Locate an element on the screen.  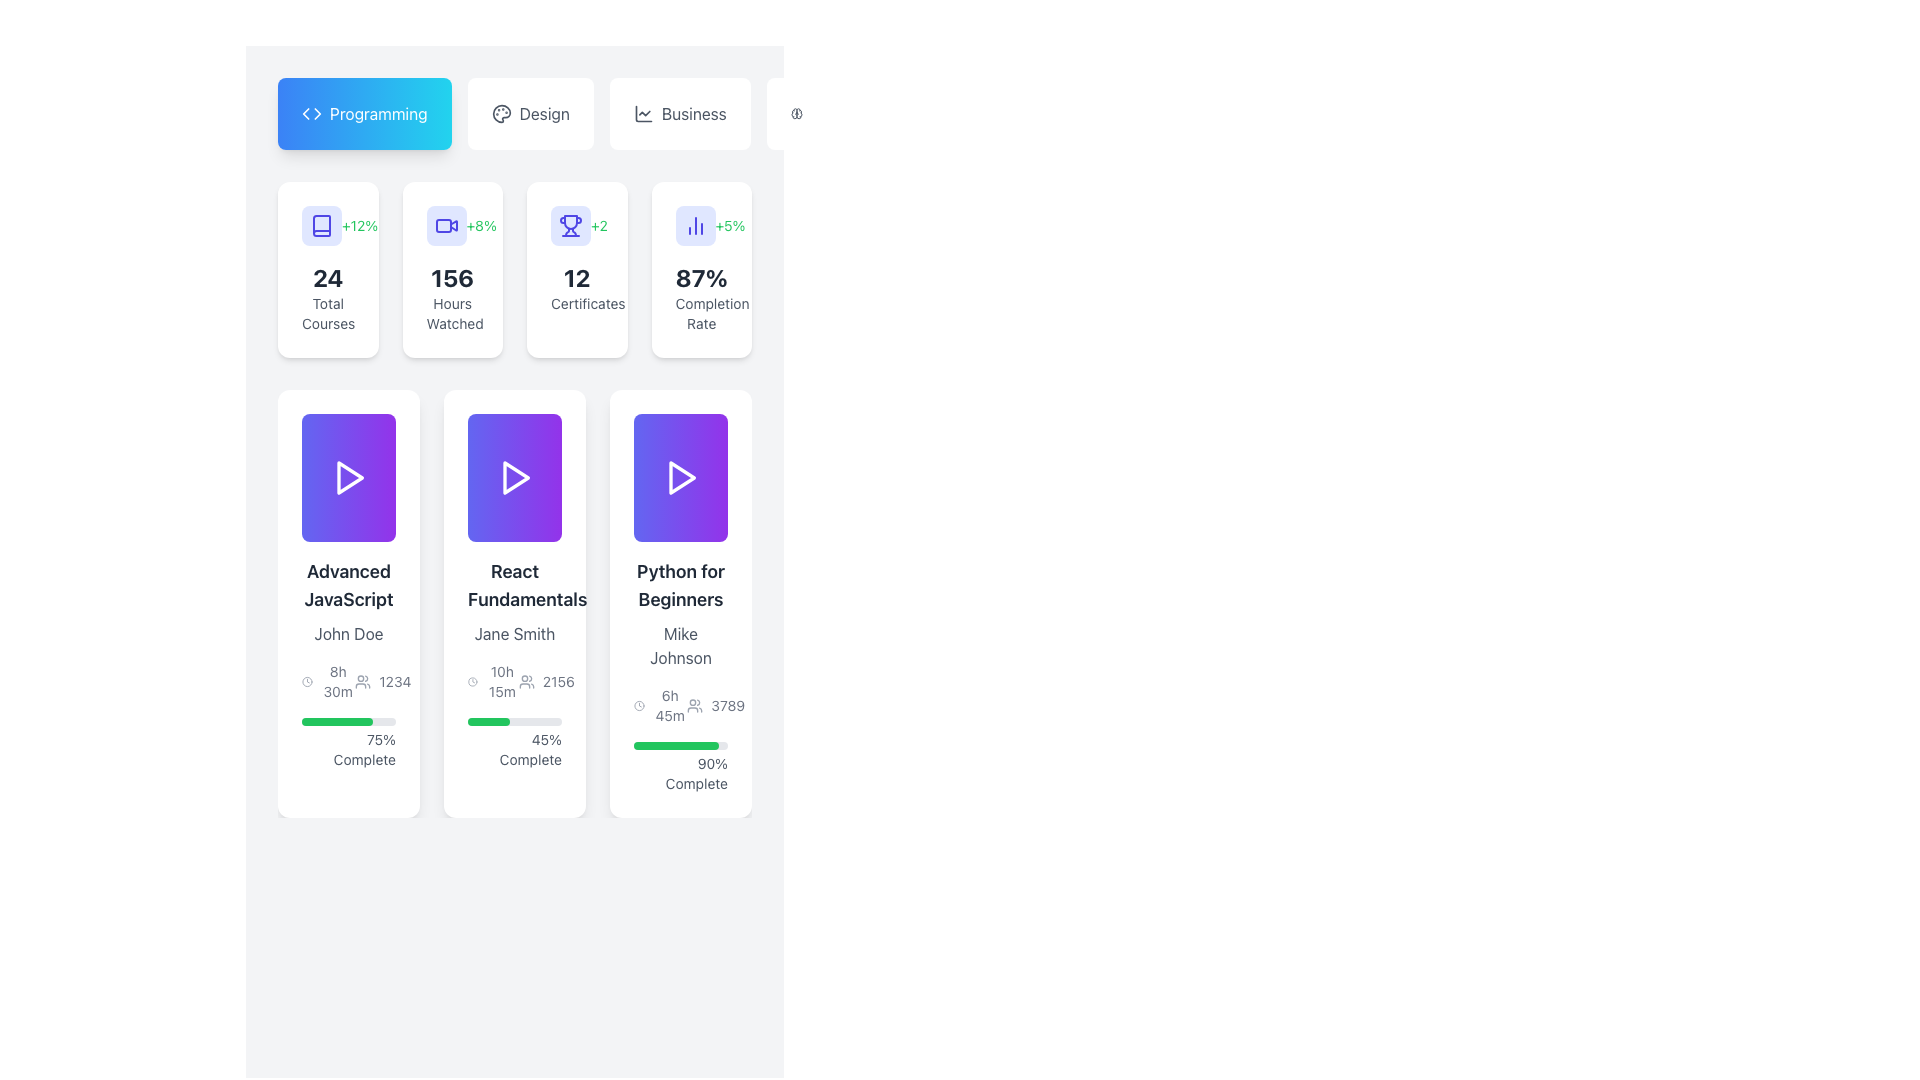
the 'Business' text label within the navigation button is located at coordinates (694, 114).